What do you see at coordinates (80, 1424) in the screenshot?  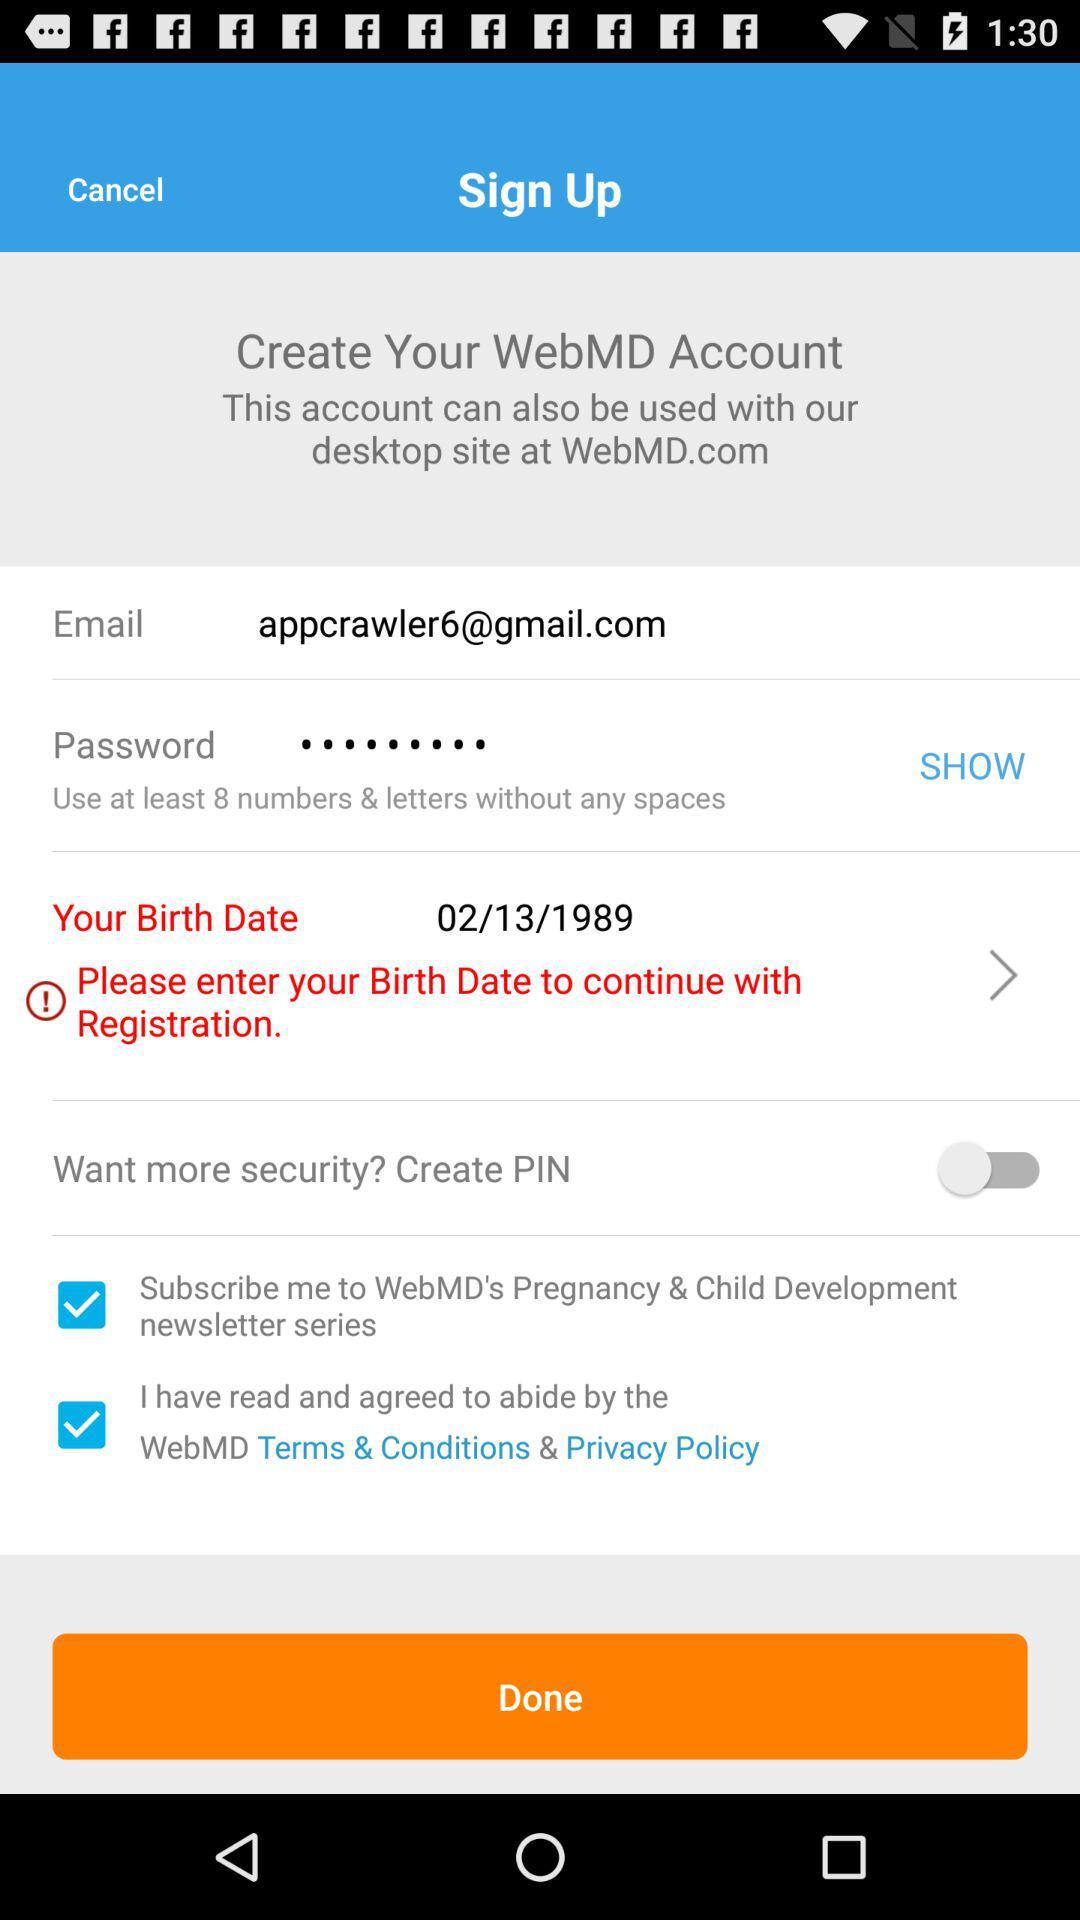 I see `item next to i have read item` at bounding box center [80, 1424].